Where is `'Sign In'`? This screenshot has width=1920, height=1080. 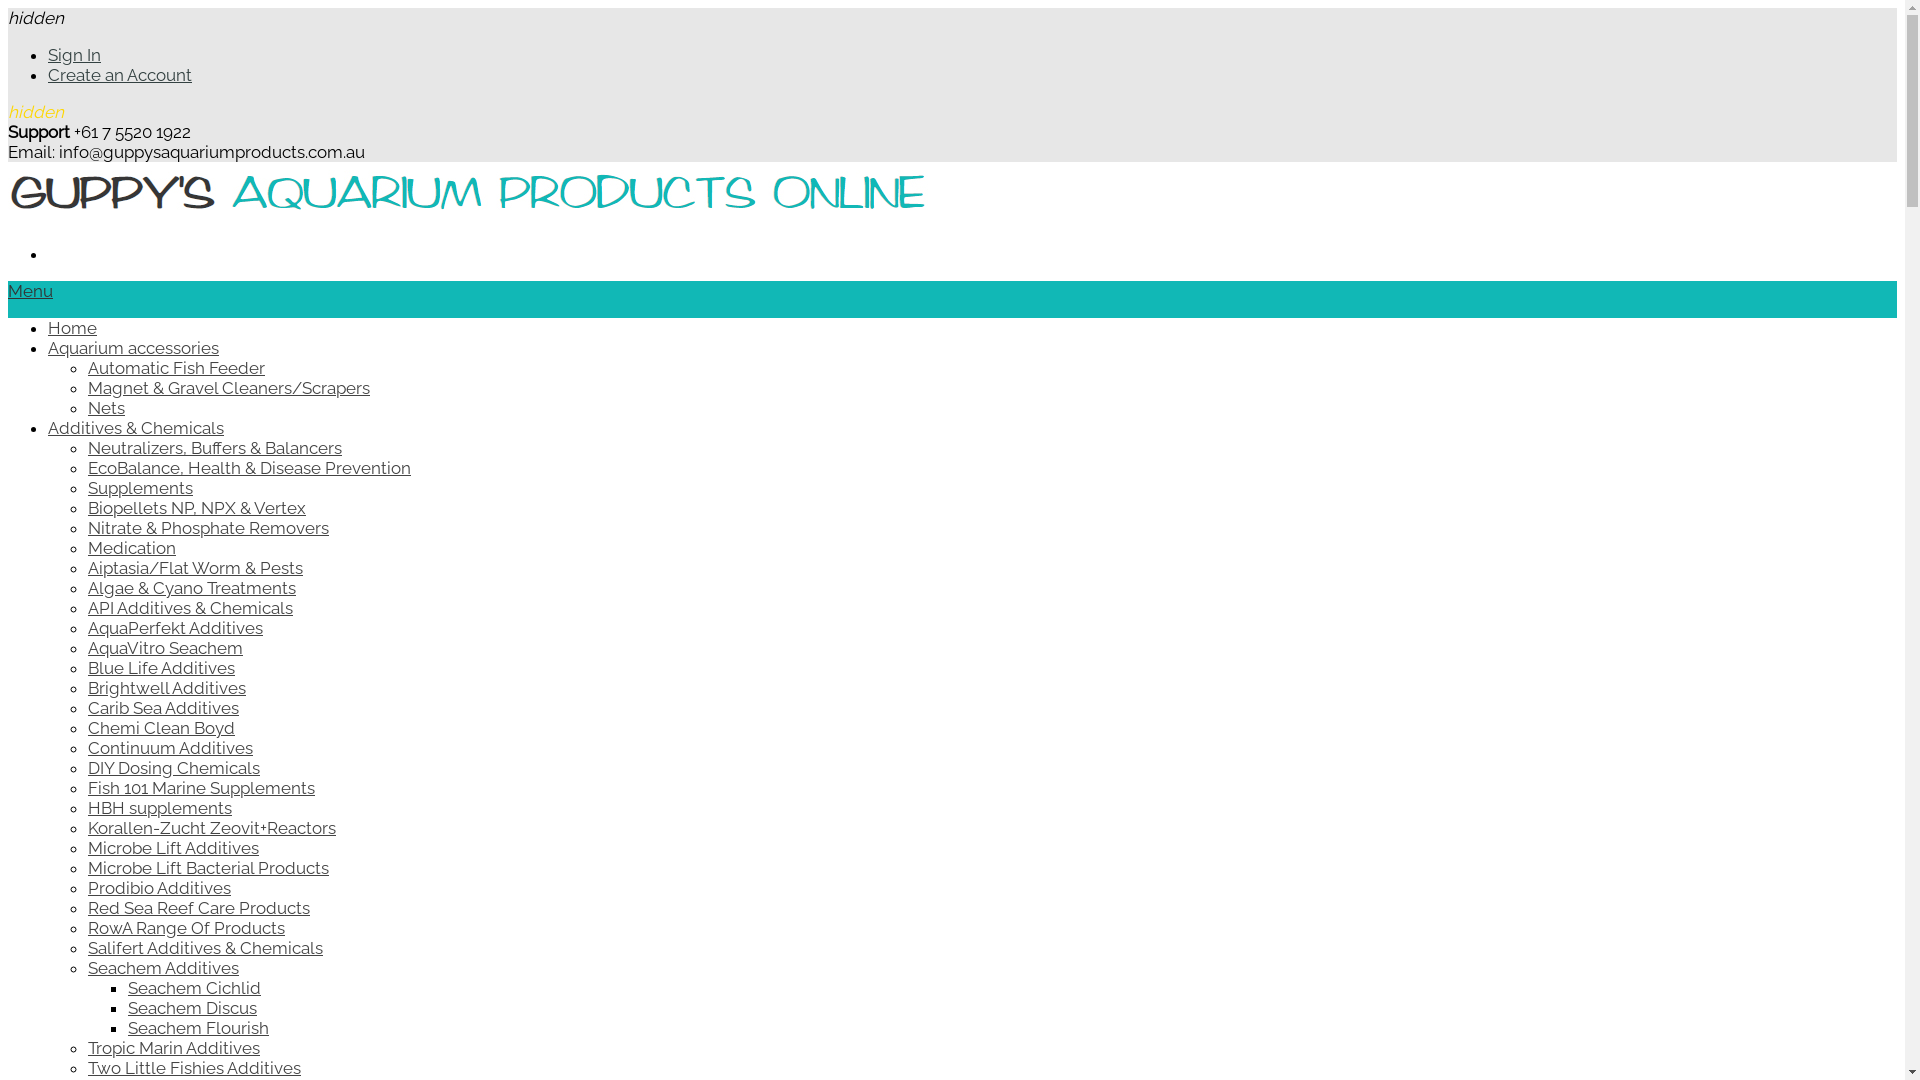
'Sign In' is located at coordinates (48, 53).